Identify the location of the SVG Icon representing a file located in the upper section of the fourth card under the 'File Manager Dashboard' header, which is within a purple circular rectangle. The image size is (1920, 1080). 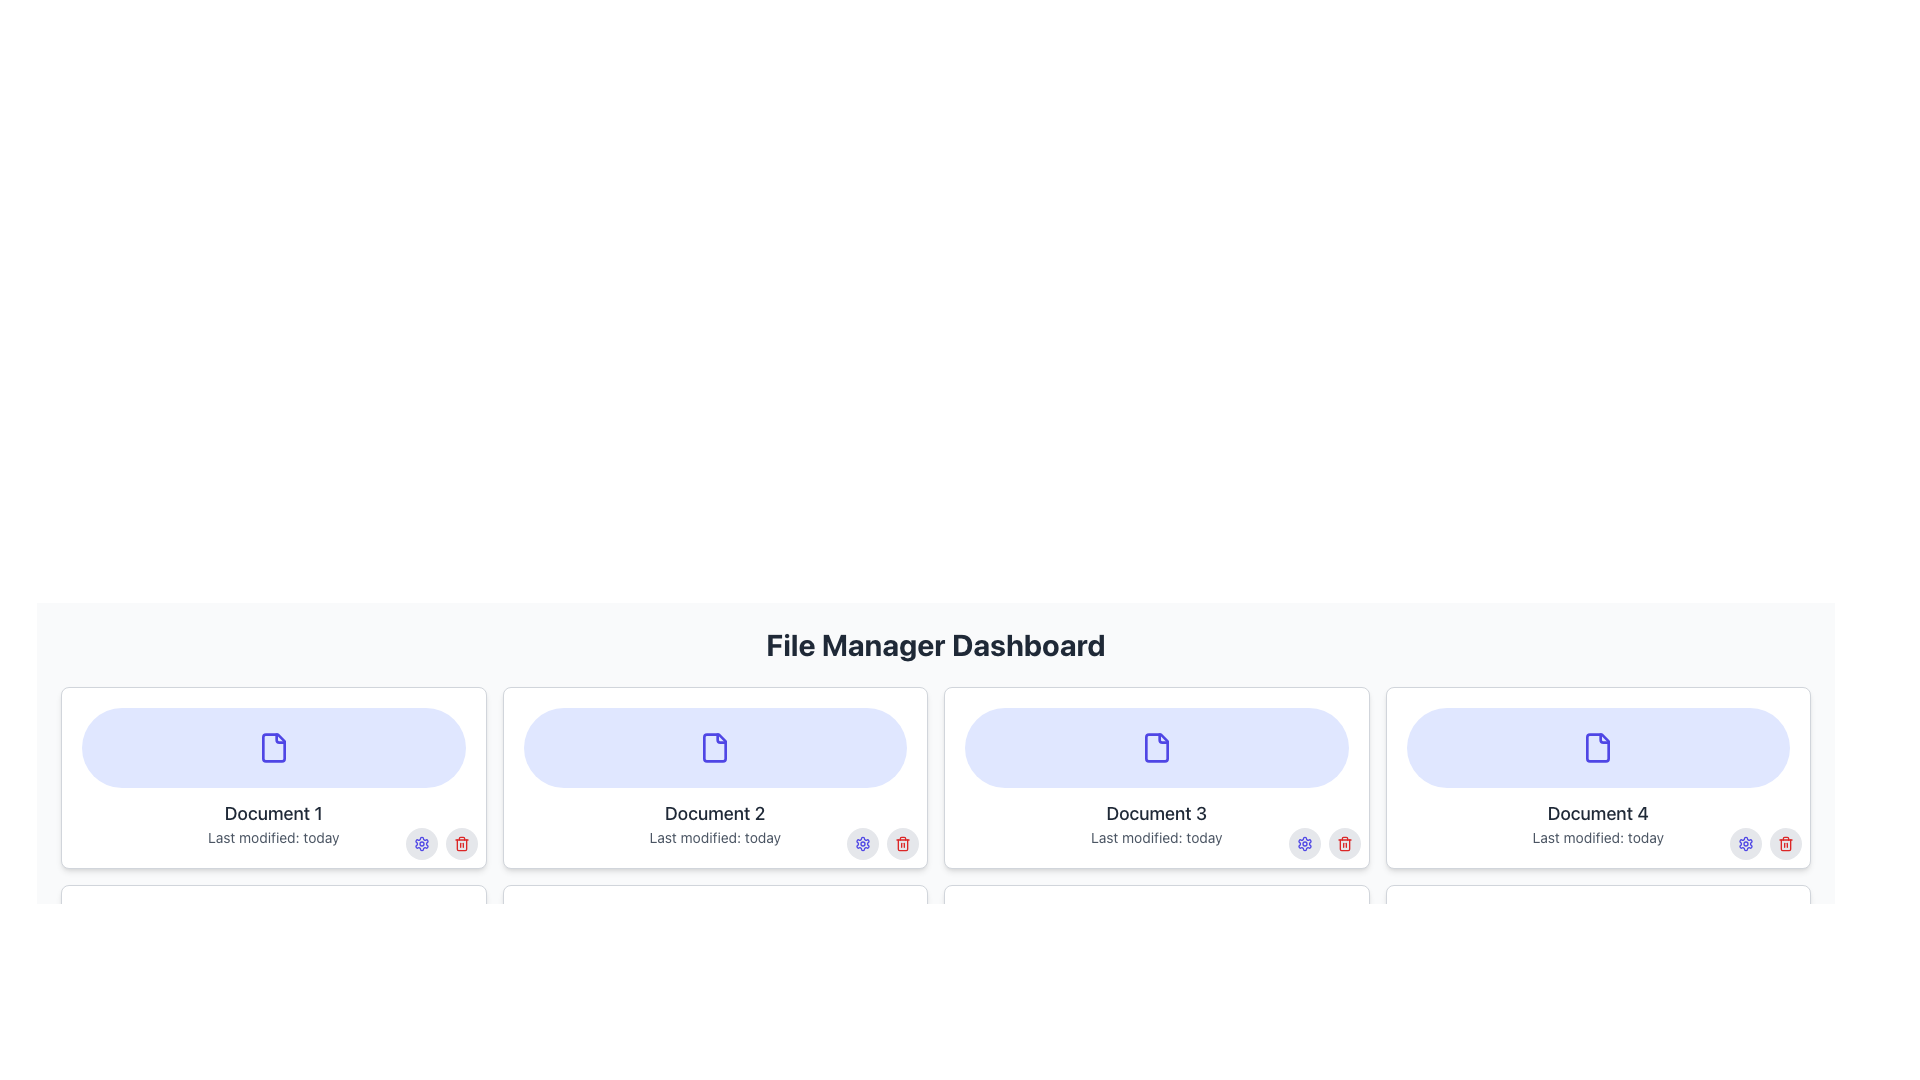
(1597, 748).